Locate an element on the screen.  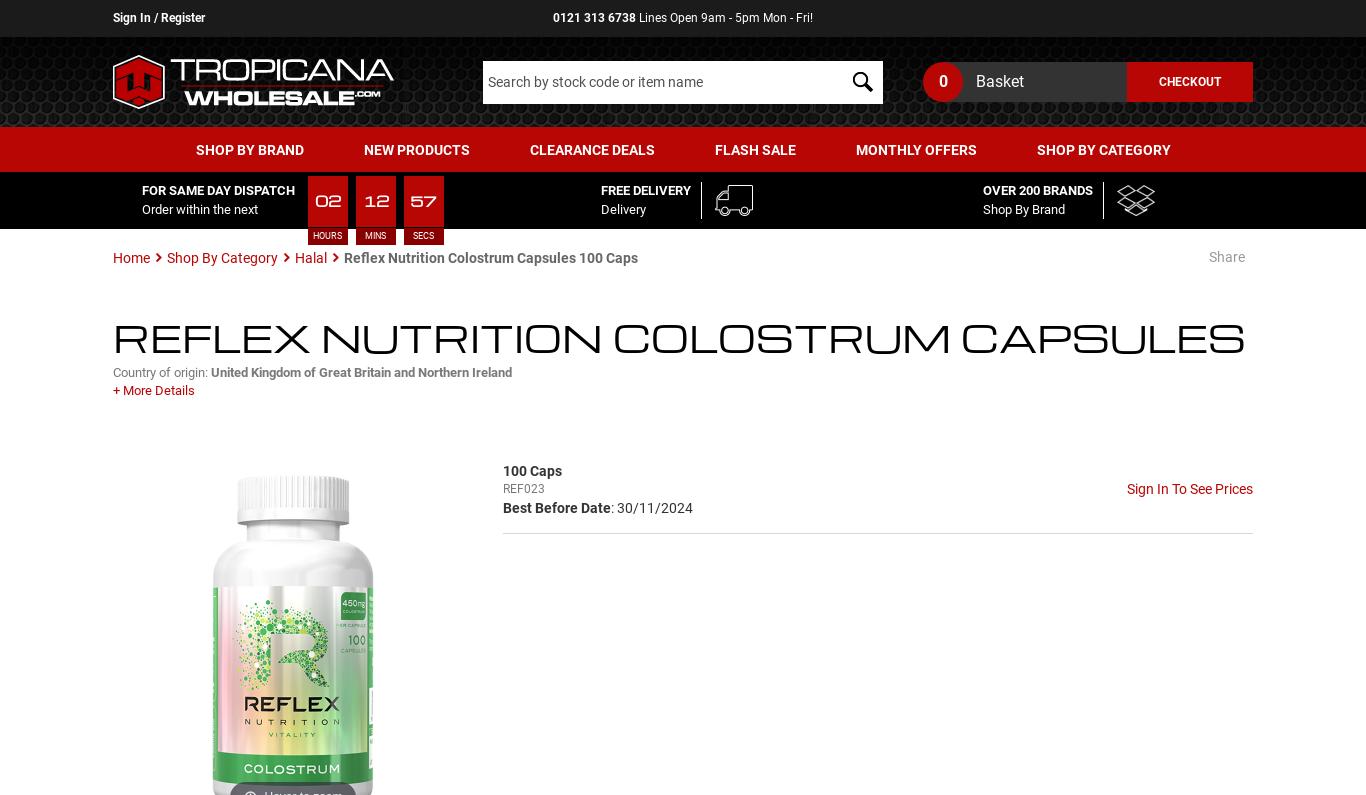
'Lines Open 9am - 5pm Mon - Fri!' is located at coordinates (635, 16).